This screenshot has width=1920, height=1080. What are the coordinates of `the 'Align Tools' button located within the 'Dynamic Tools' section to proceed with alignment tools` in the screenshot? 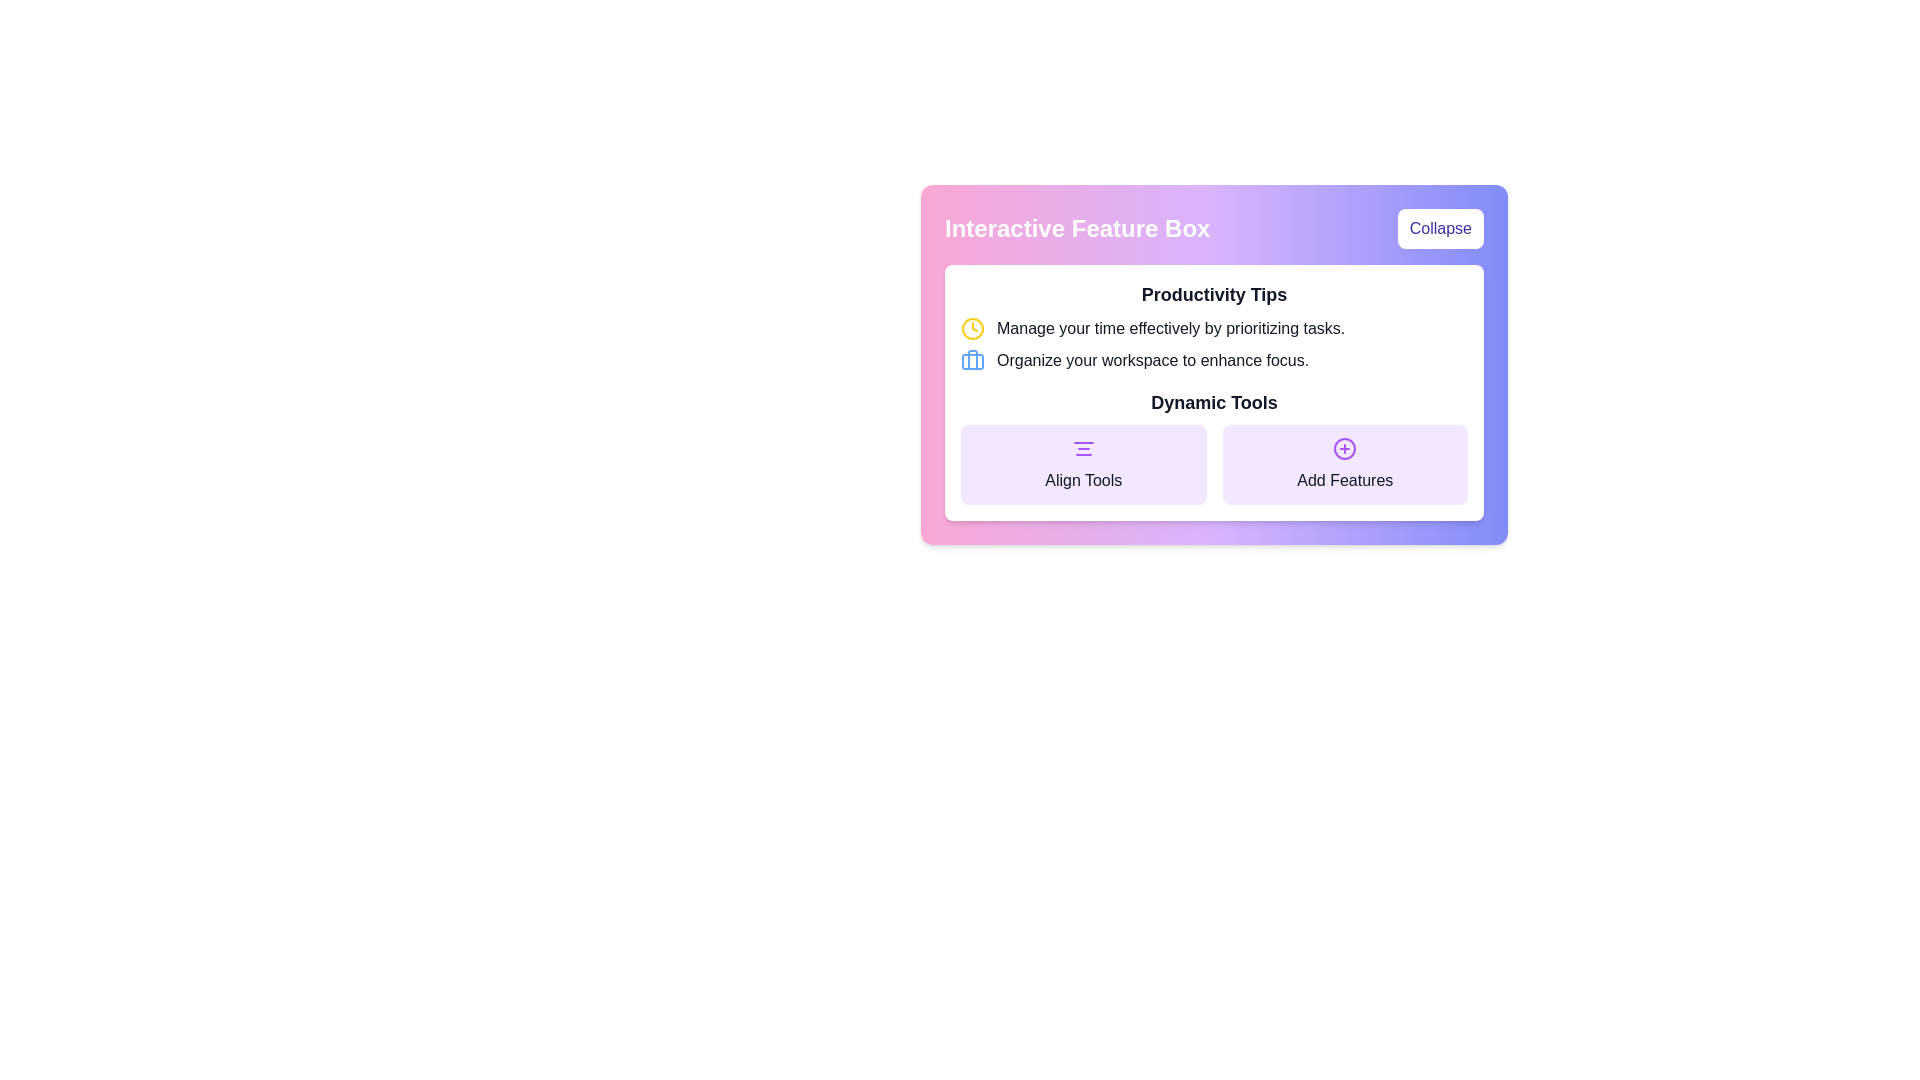 It's located at (1213, 446).